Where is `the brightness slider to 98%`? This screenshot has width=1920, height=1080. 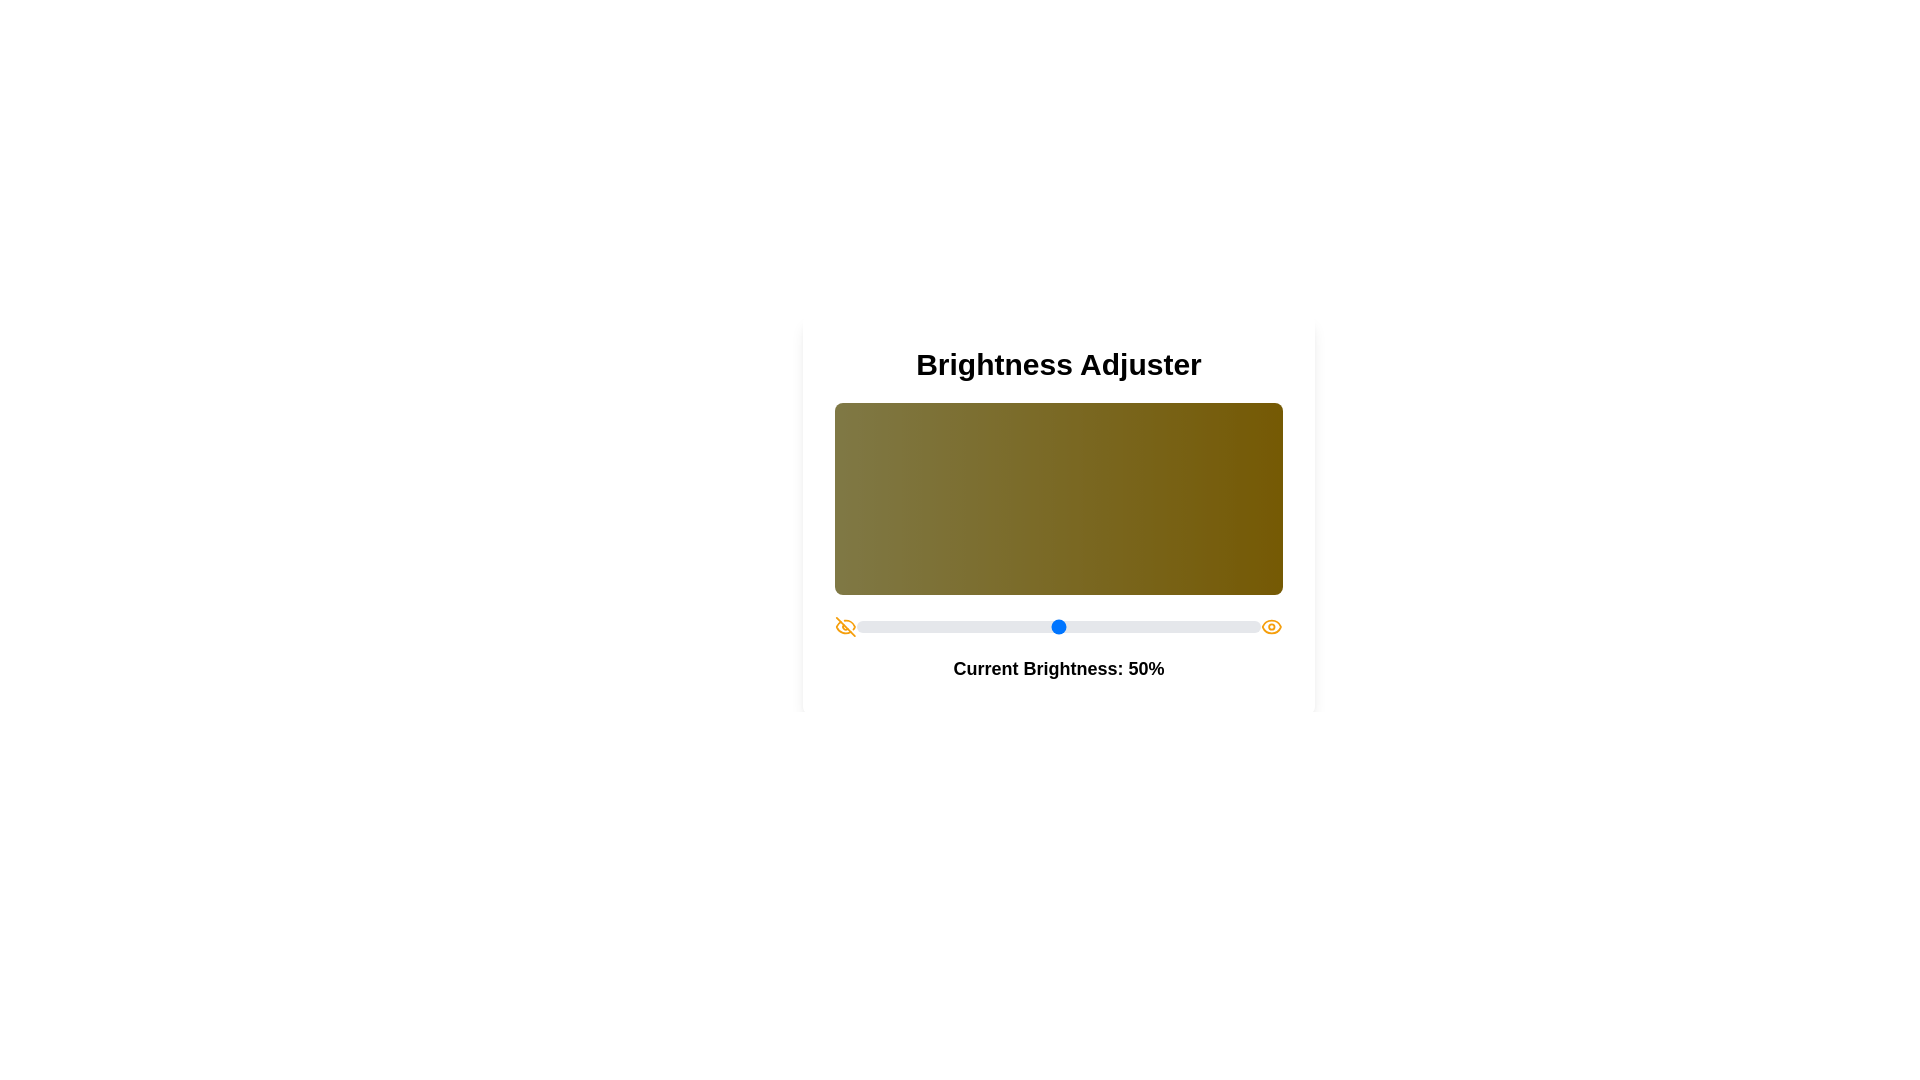
the brightness slider to 98% is located at coordinates (1252, 626).